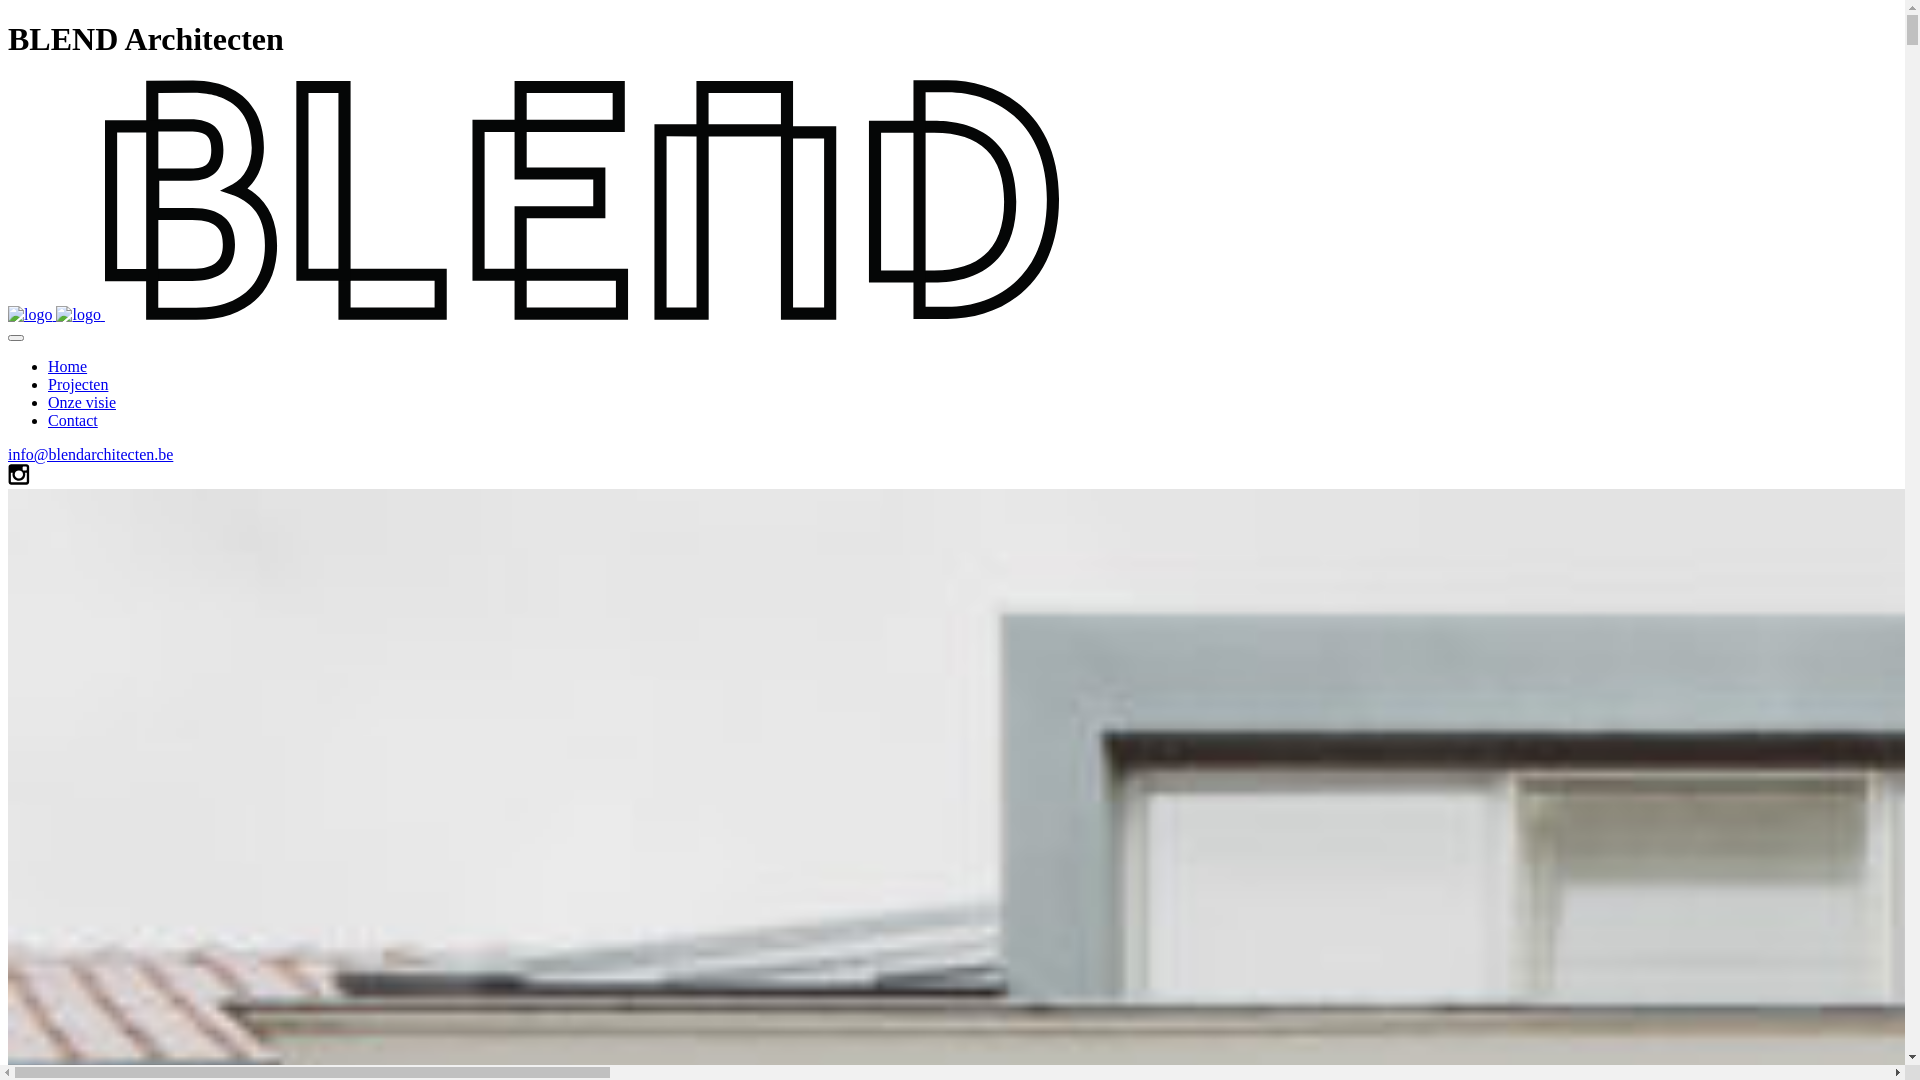 This screenshot has width=1920, height=1080. I want to click on 'Contact', so click(72, 419).